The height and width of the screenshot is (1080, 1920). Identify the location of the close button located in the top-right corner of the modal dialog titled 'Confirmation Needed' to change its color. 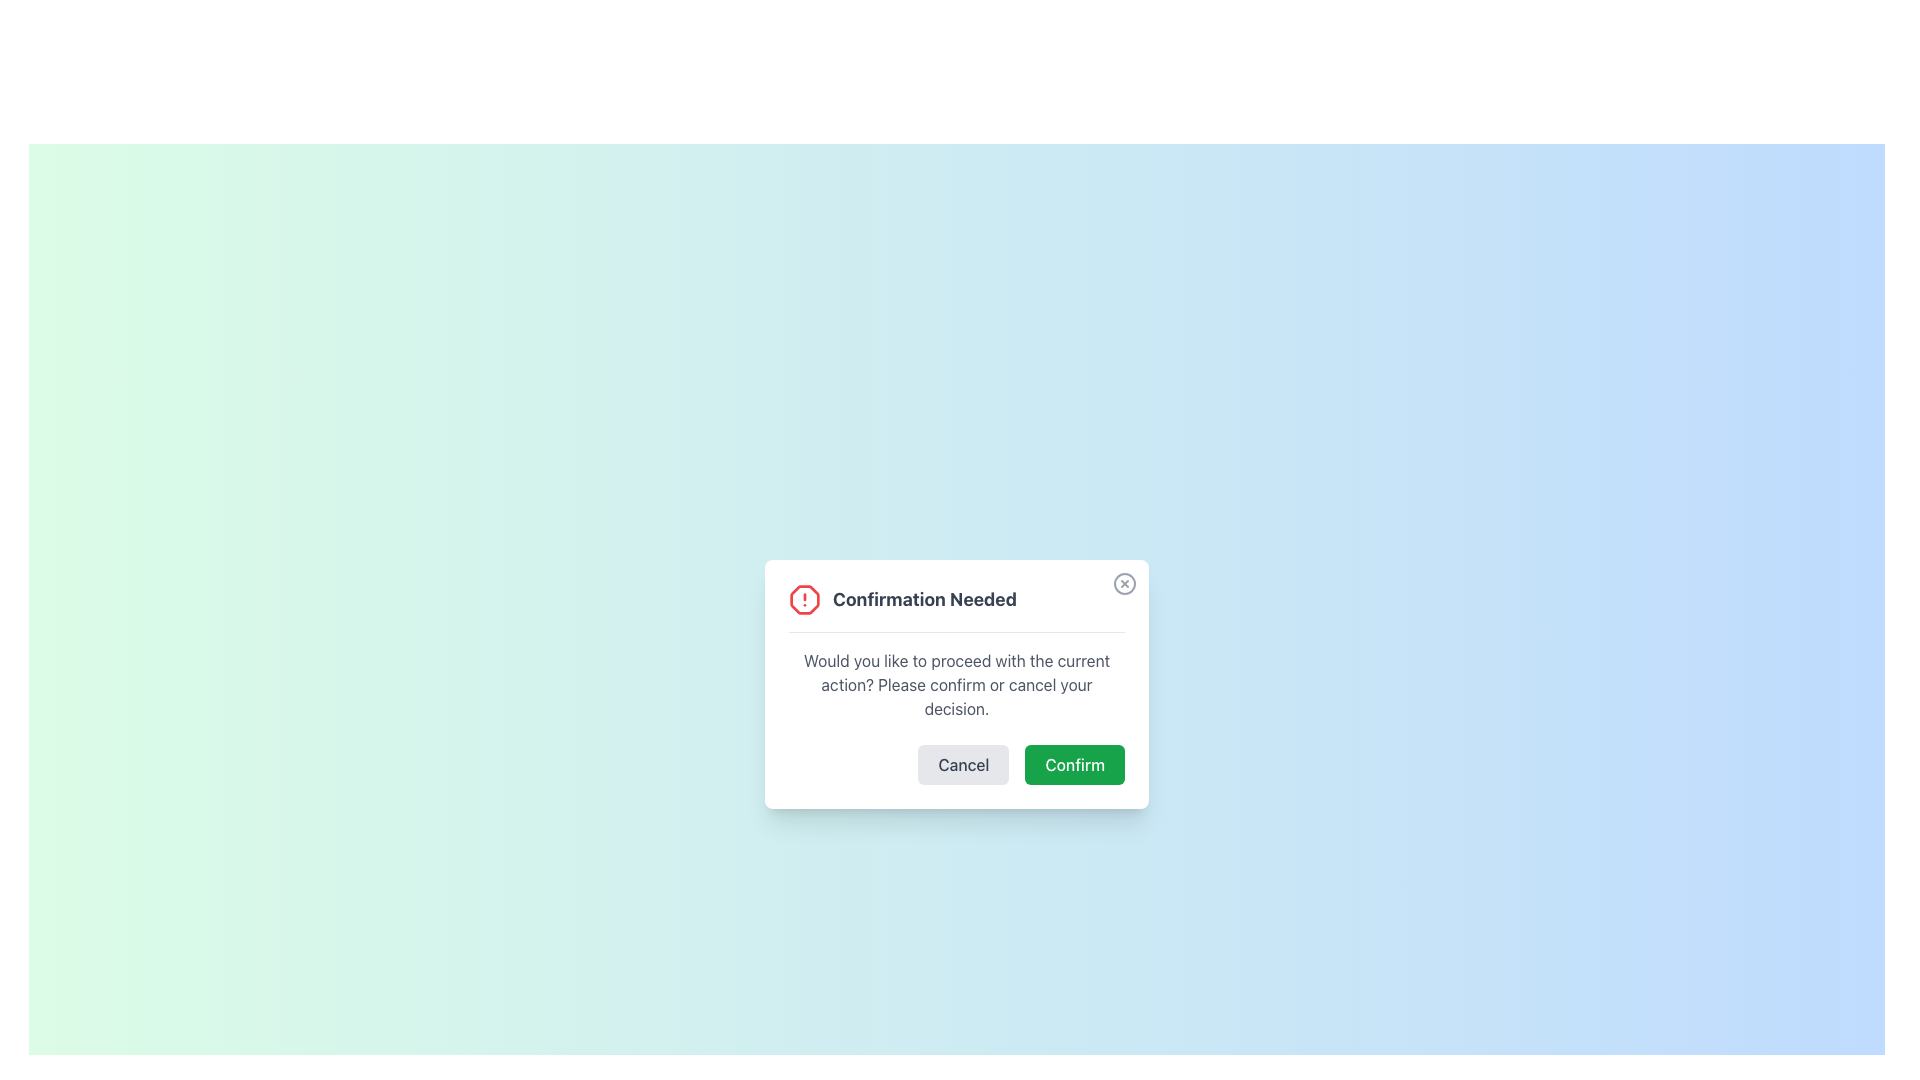
(1124, 582).